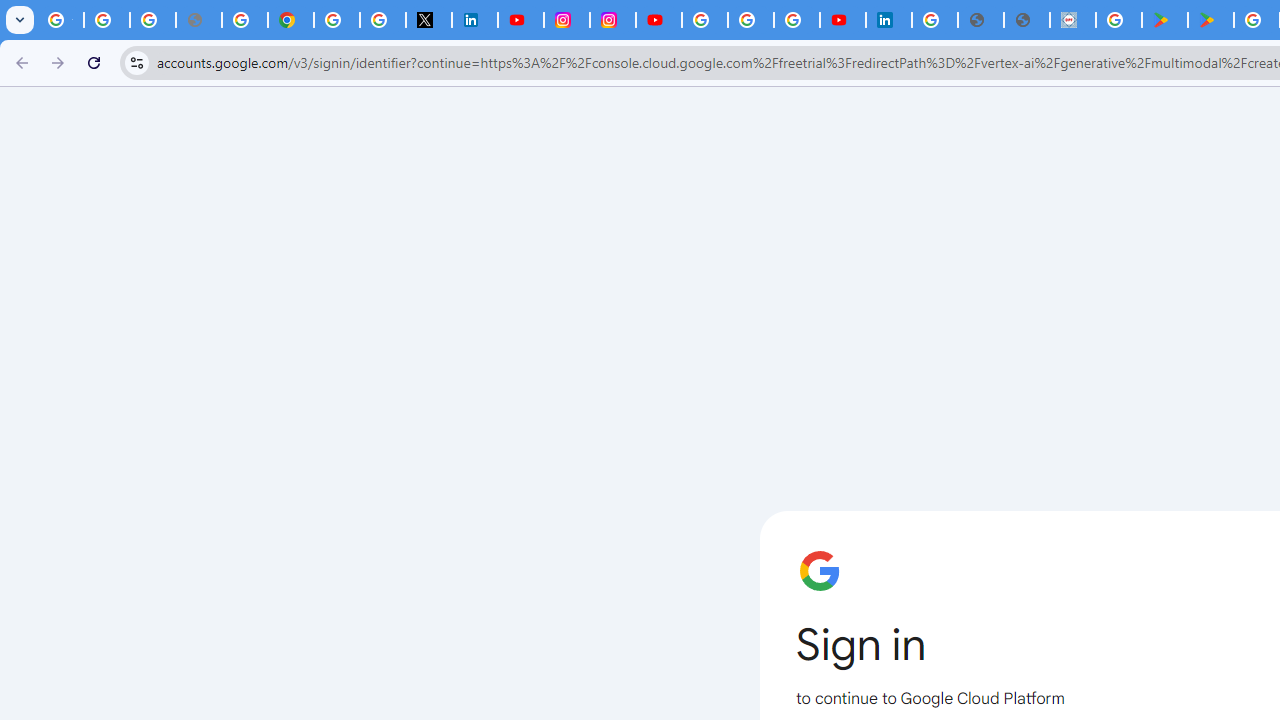 The width and height of the screenshot is (1280, 720). Describe the element at coordinates (427, 20) in the screenshot. I see `'X'` at that location.